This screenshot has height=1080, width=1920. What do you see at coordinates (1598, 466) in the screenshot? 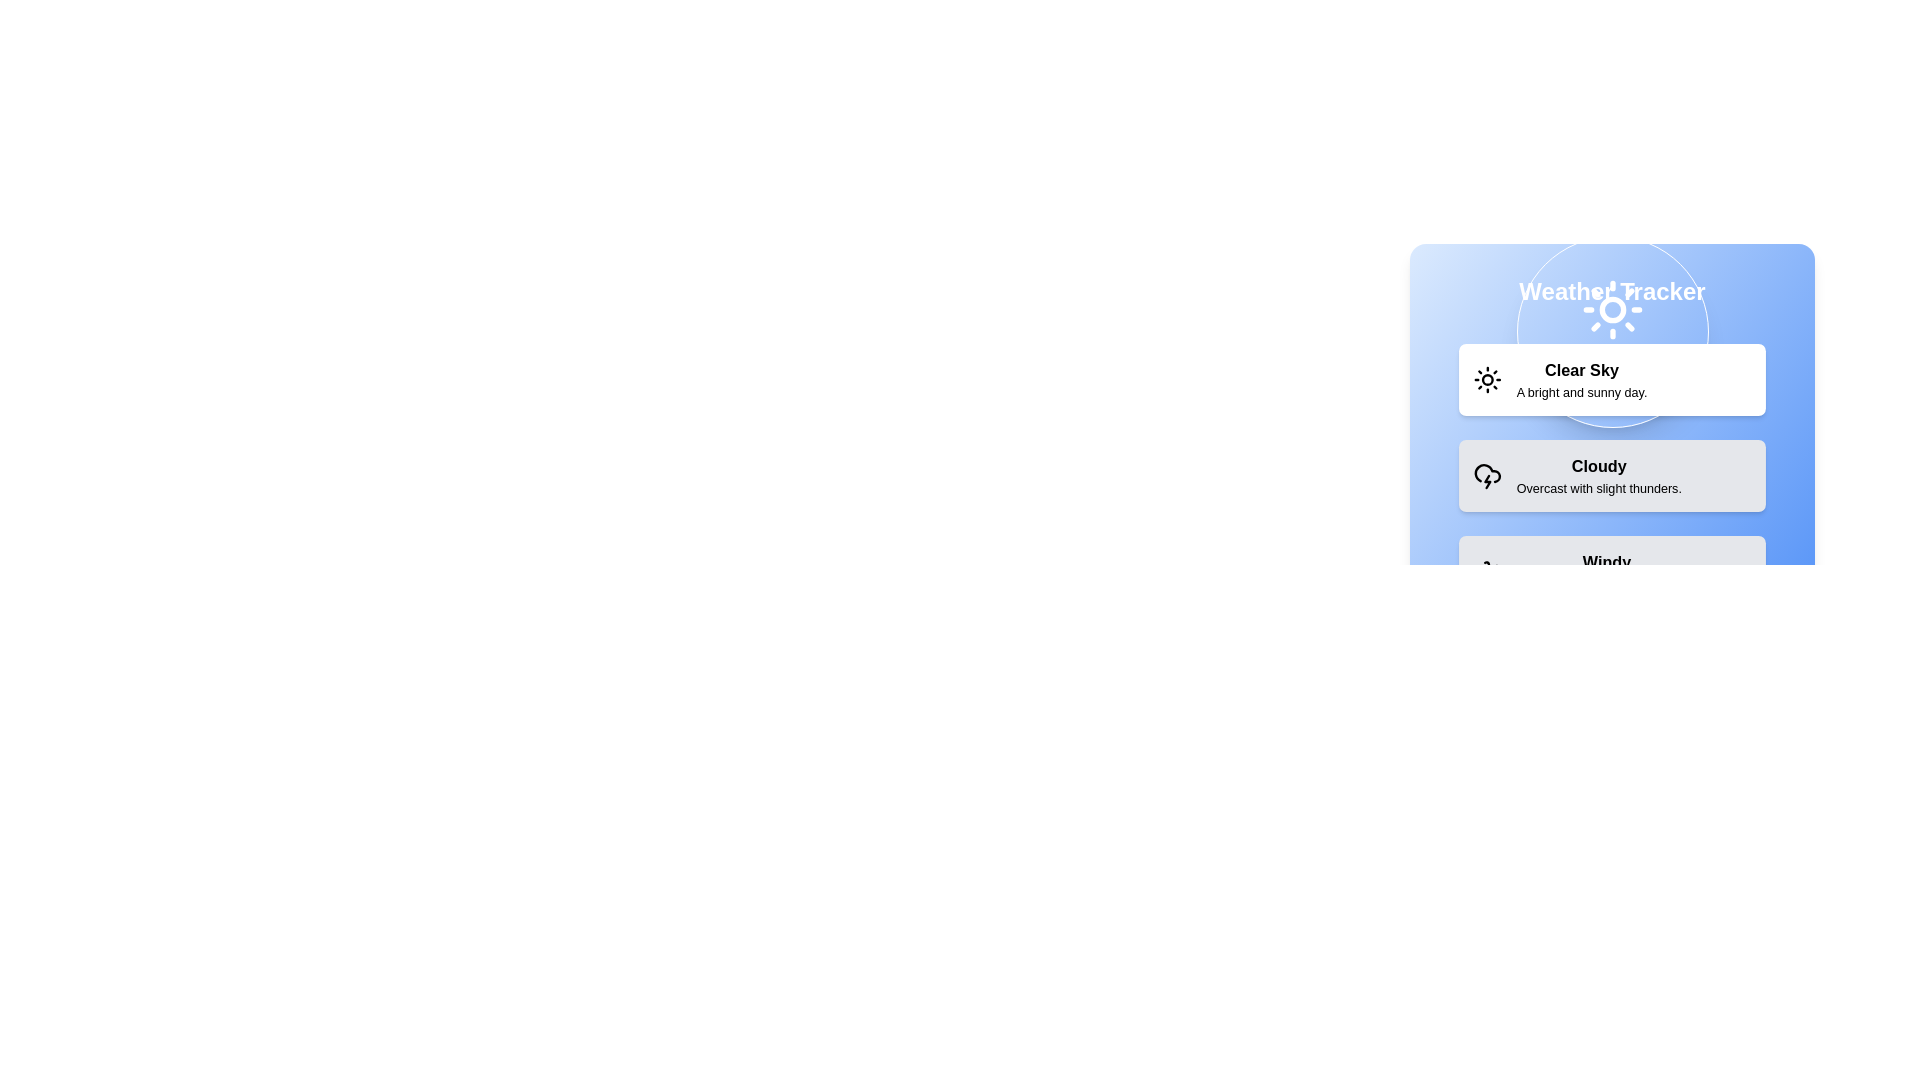
I see `the bold, black text label reading 'Cloudy', which is prominently displayed in a larger font size above the descriptive text 'Overcast with slight thunders' within the weather-themed interface` at bounding box center [1598, 466].